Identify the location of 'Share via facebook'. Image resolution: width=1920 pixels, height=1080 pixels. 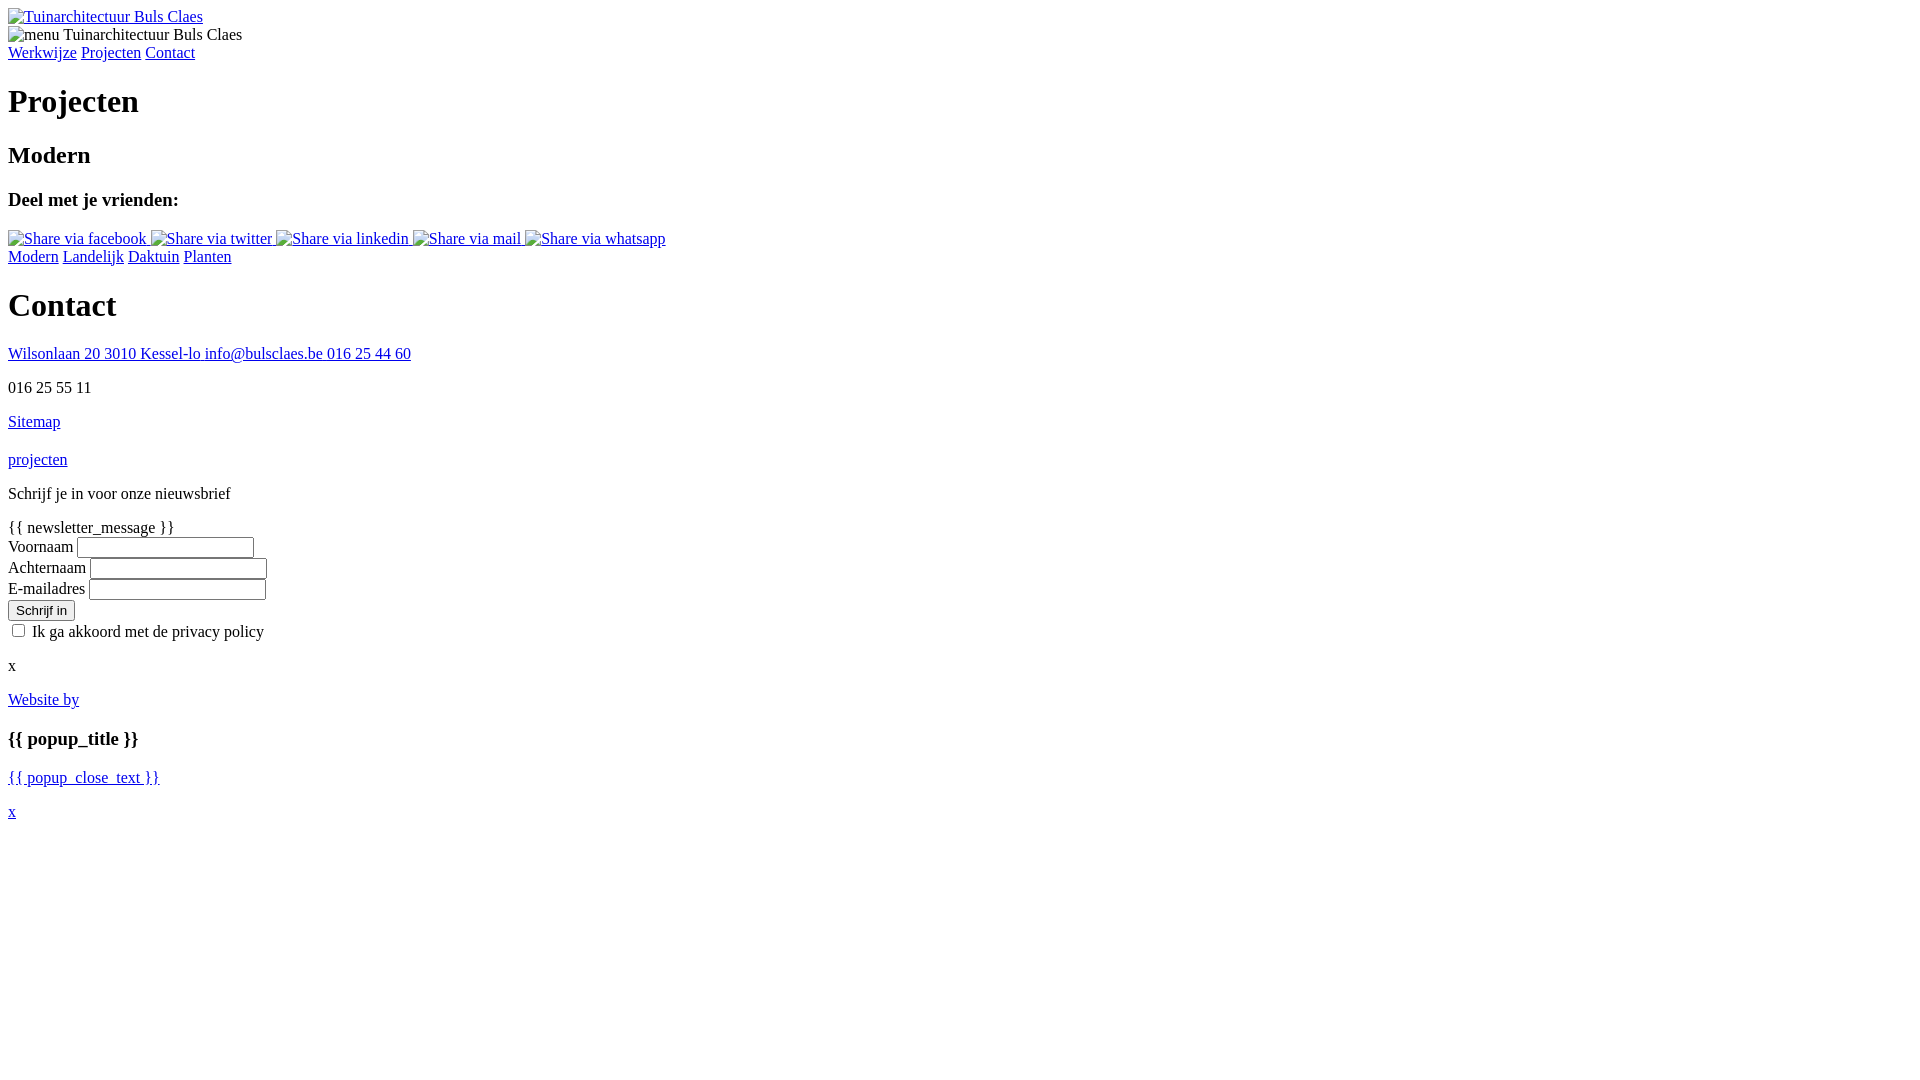
(79, 237).